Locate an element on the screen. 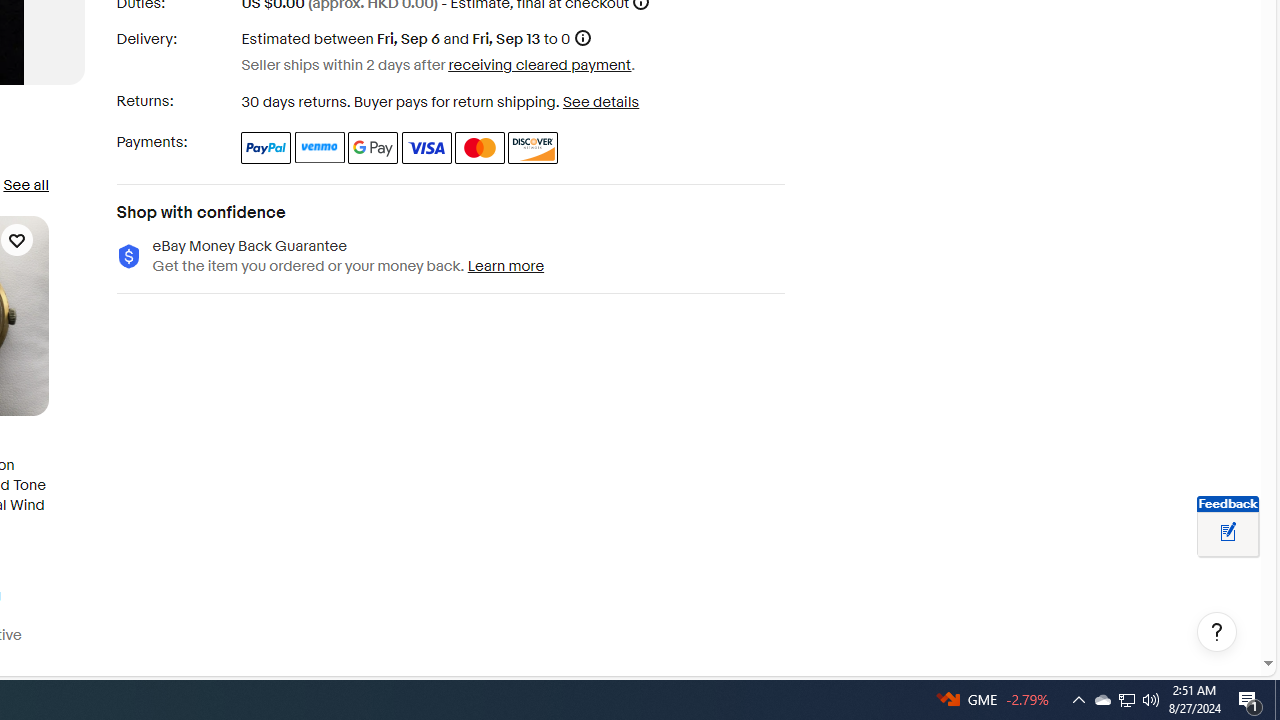  'PayPal' is located at coordinates (265, 146).